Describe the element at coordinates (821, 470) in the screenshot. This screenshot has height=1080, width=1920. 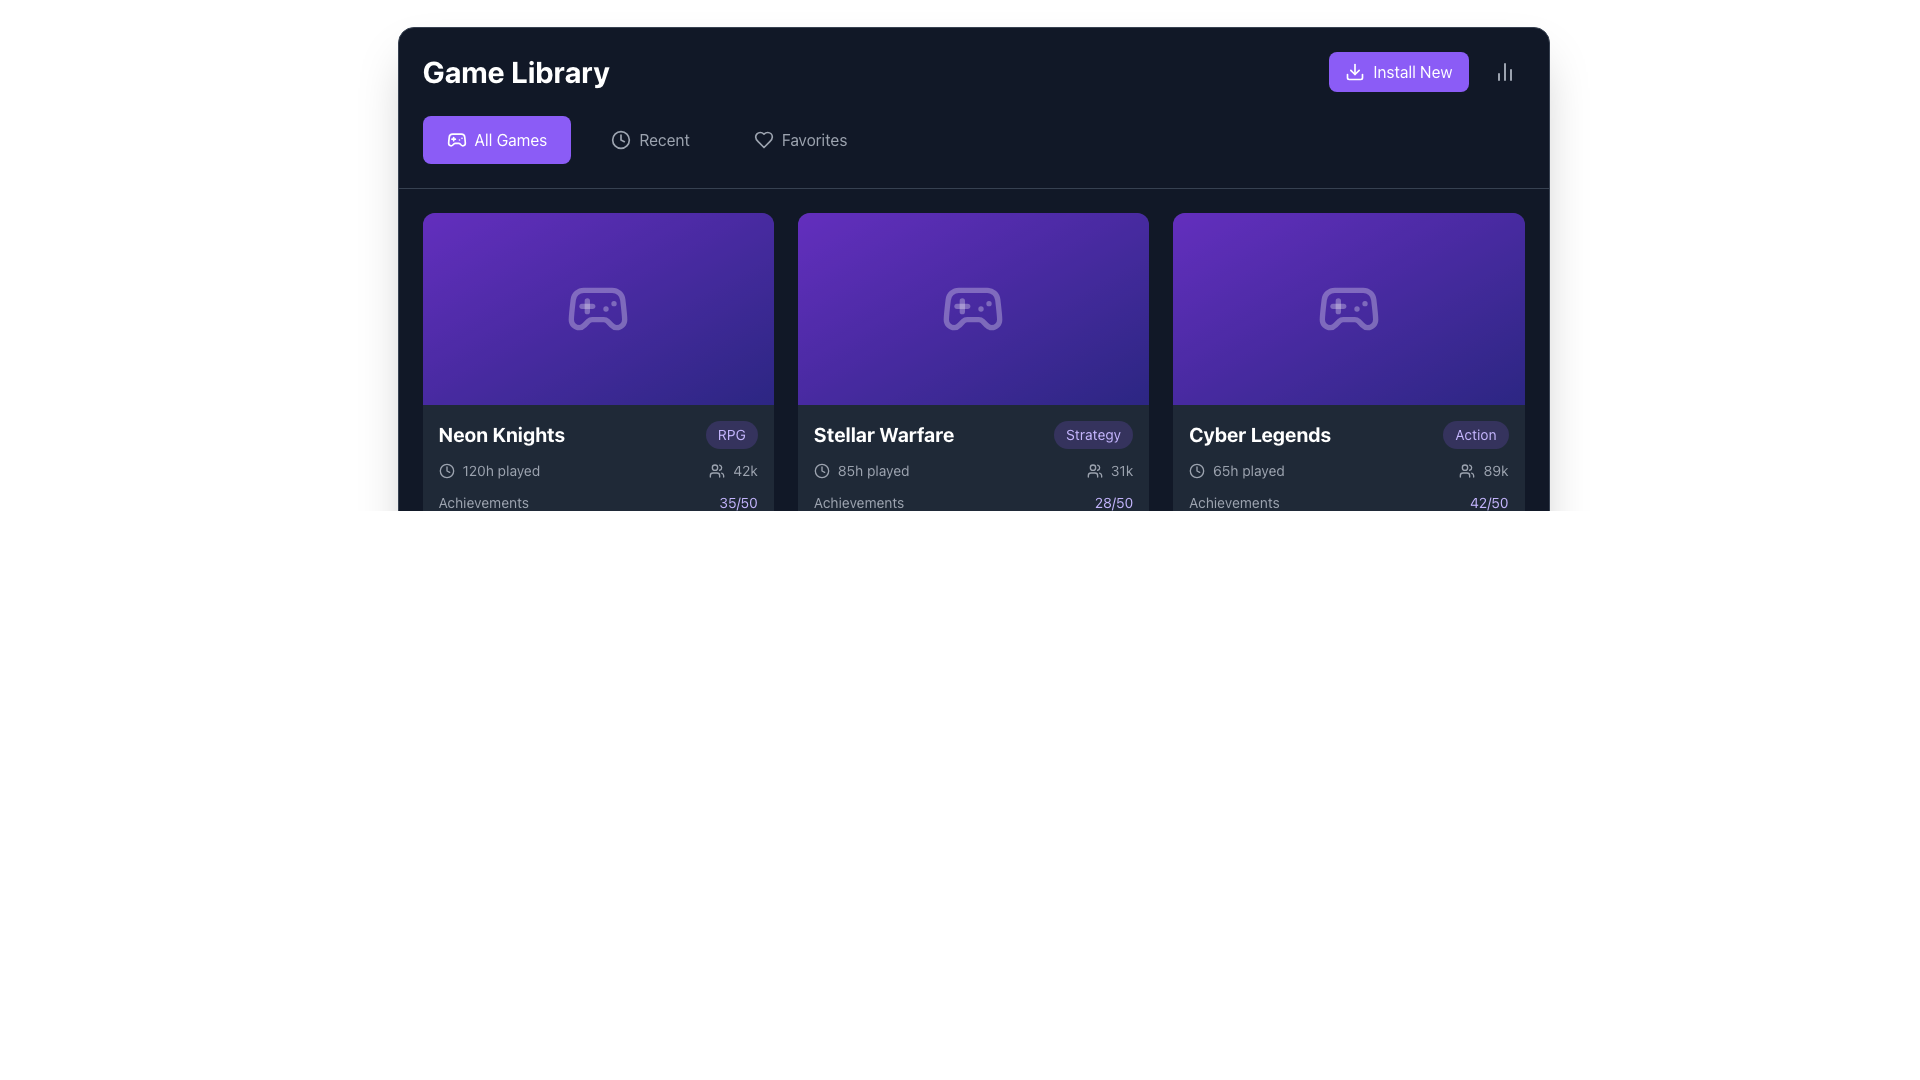
I see `the small circular clock-shaped icon located in the 'Stellar Warfare' card within the 'Game Library' section, positioned to the left of the text '85h played'` at that location.